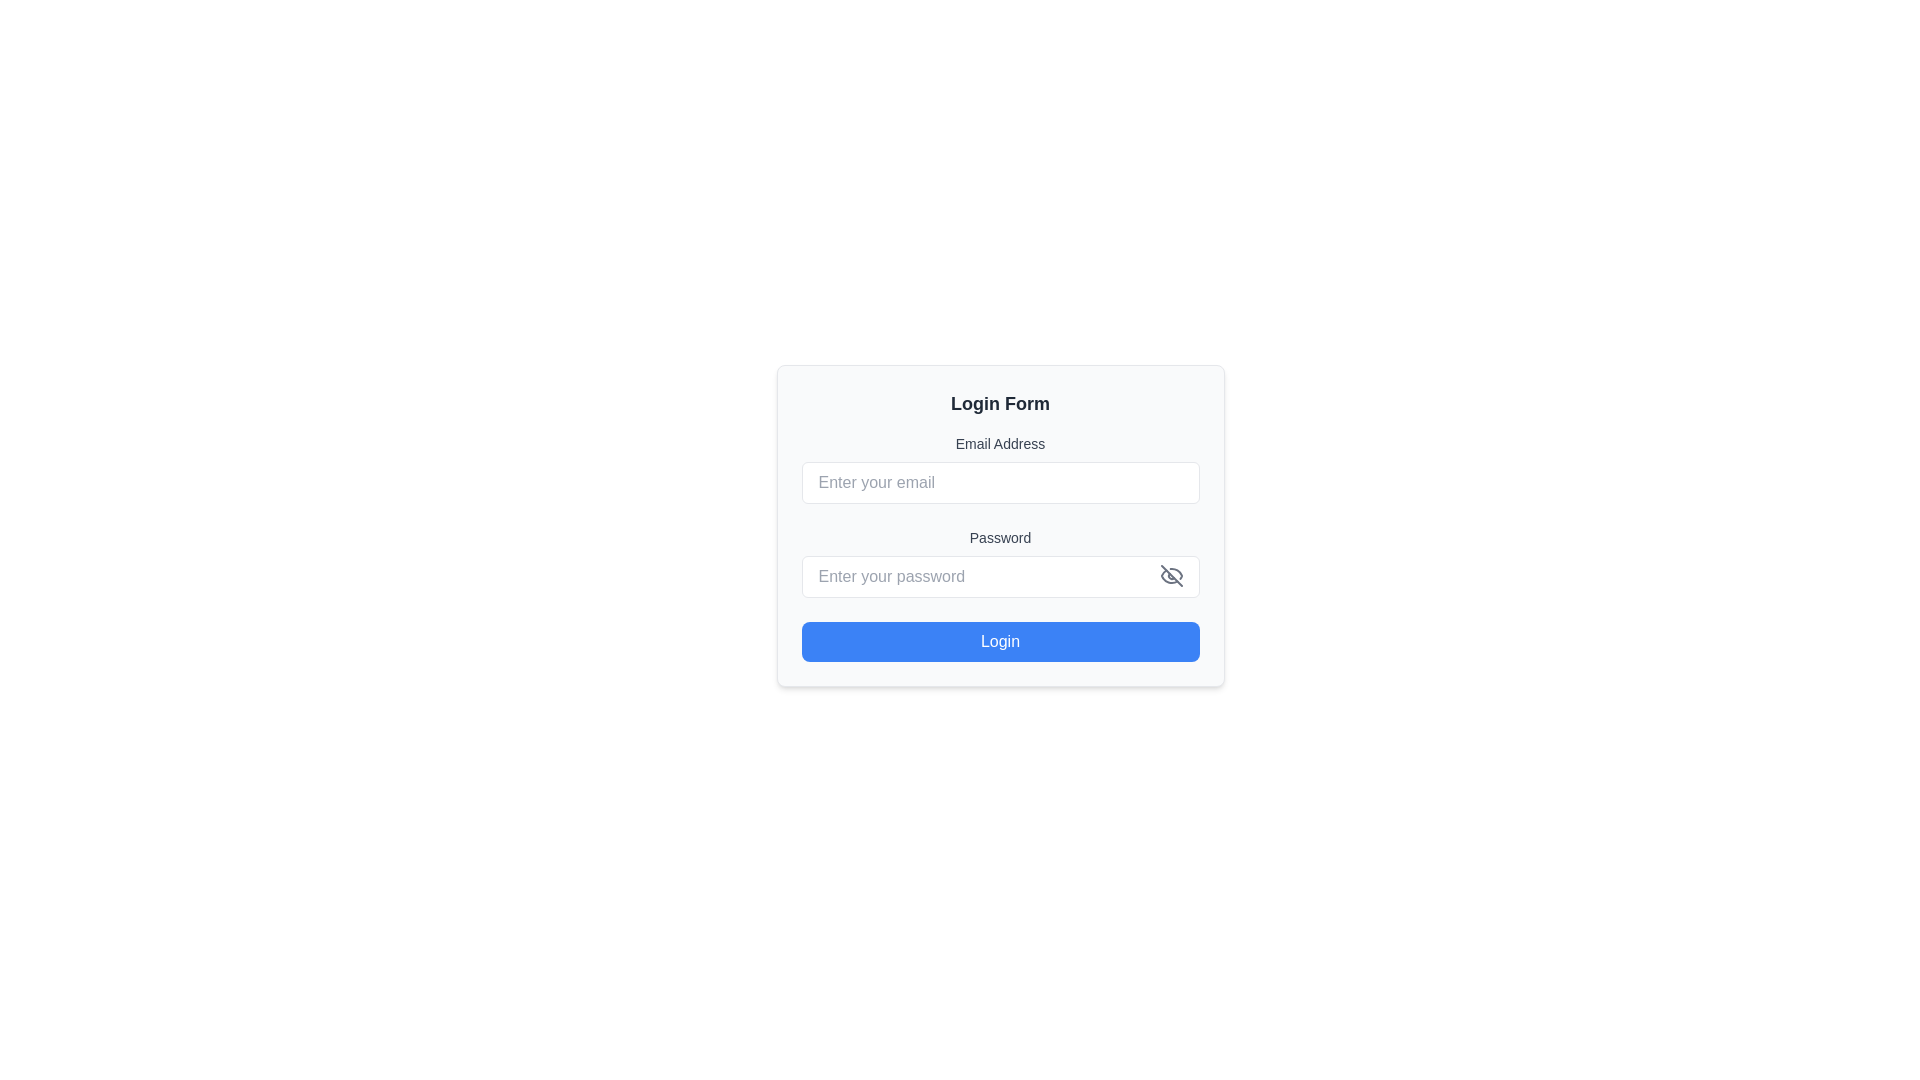  What do you see at coordinates (1000, 482) in the screenshot?
I see `the email address input field in the login form by tabbing to it` at bounding box center [1000, 482].